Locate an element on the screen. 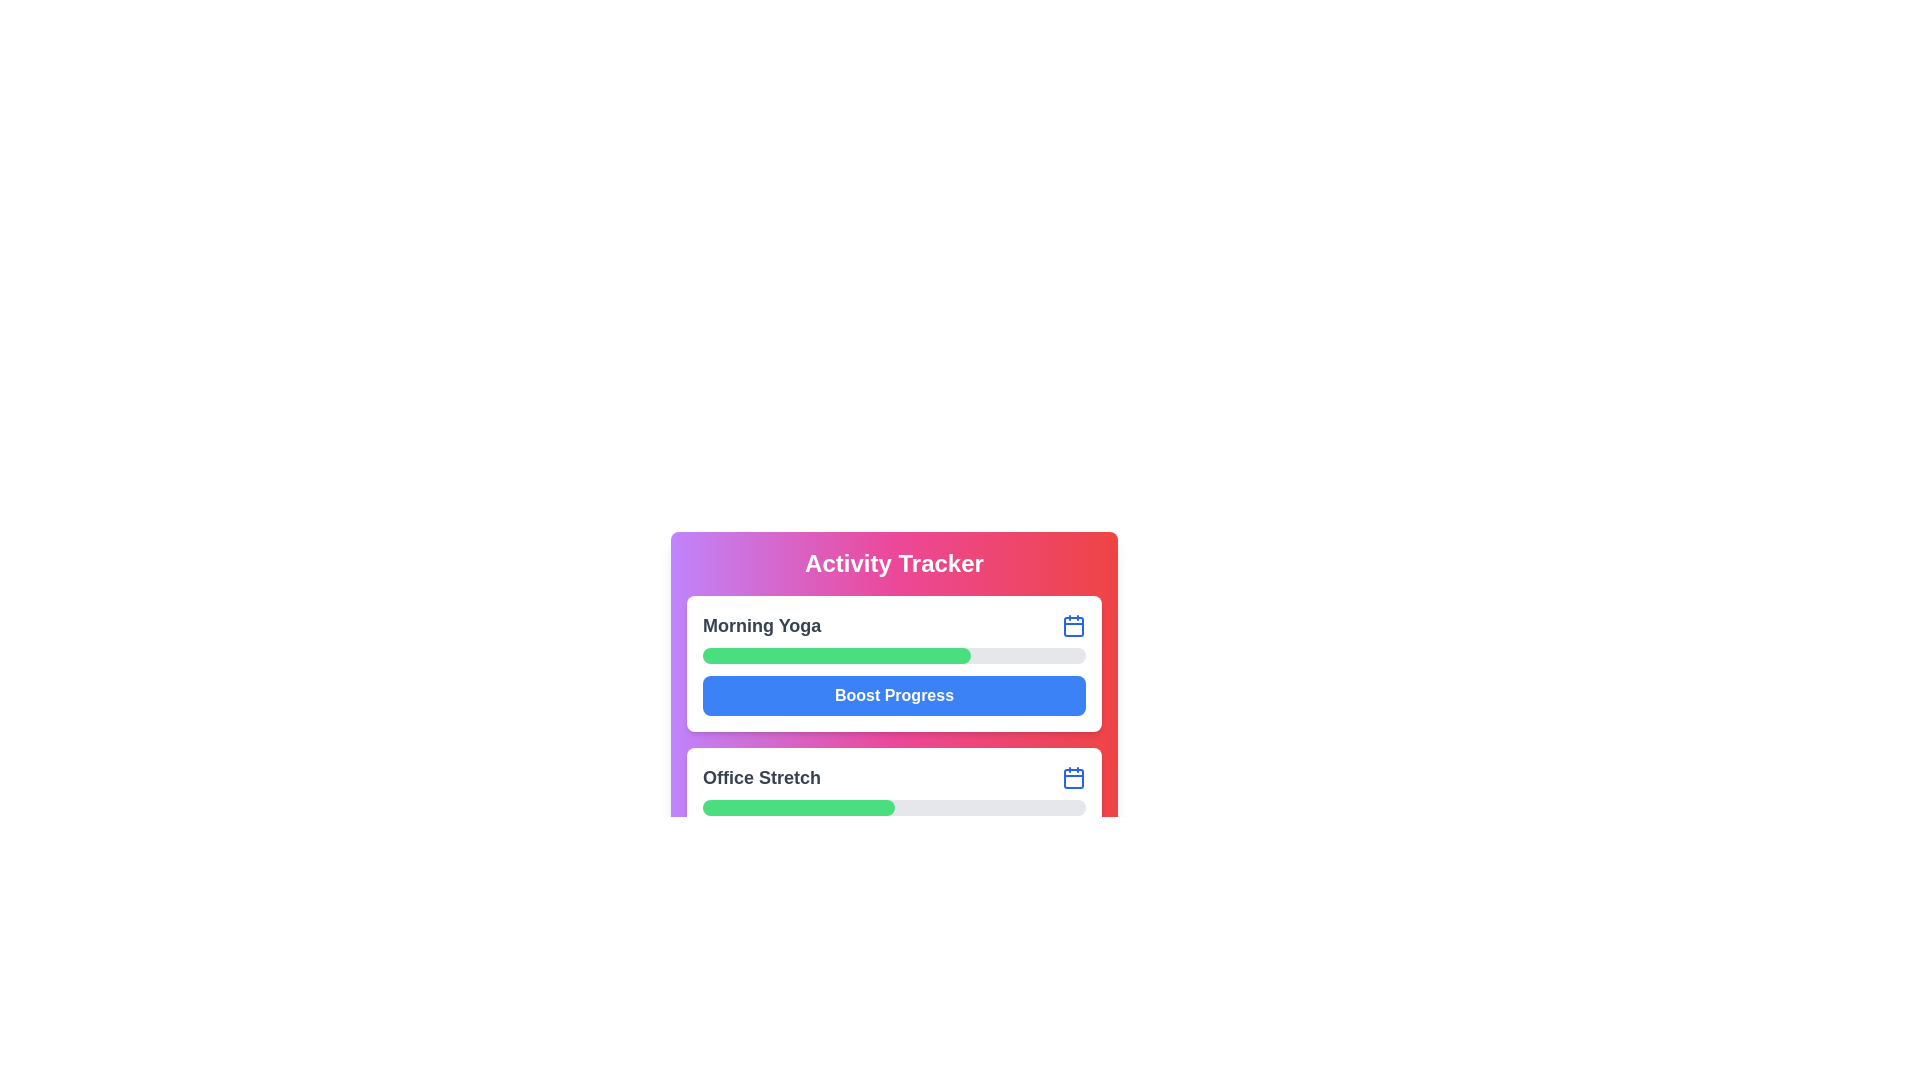  the green progress bar fill representing 60% of the progress in the 'Activity Tracker' interface under the 'Office Stretch' activity is located at coordinates (817, 959).